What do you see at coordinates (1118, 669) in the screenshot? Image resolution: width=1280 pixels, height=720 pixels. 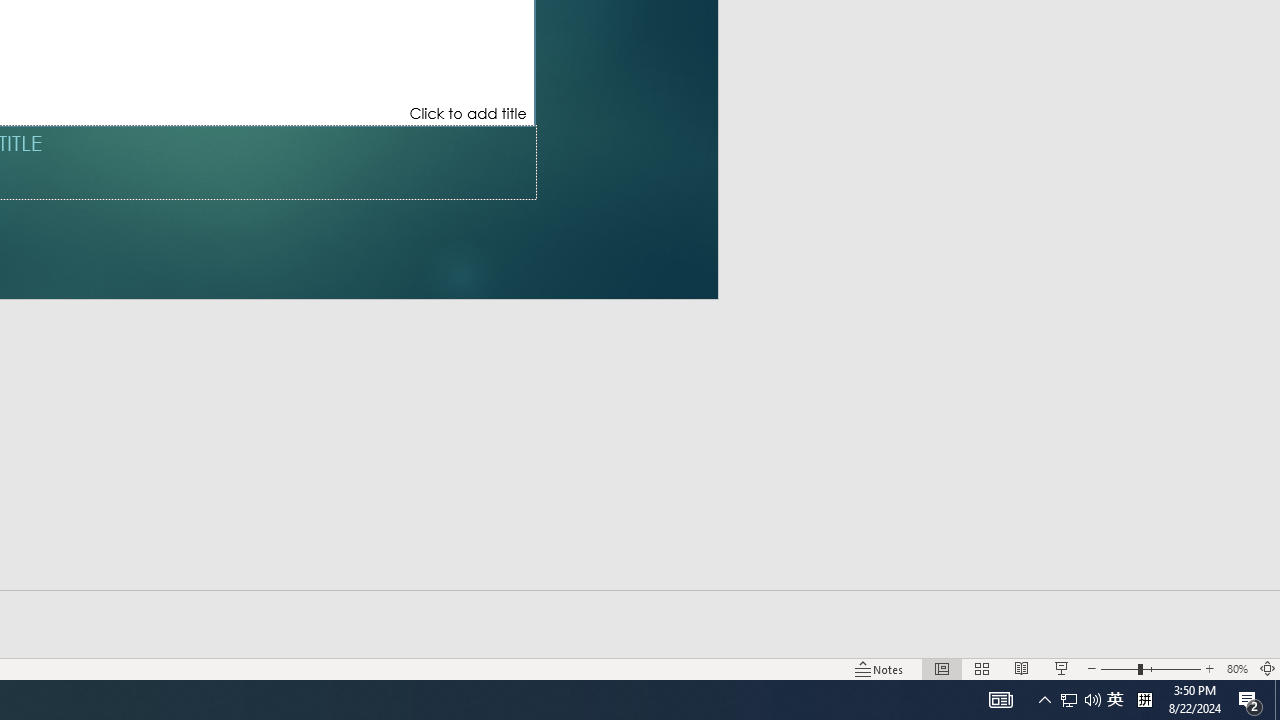 I see `'Zoom Out'` at bounding box center [1118, 669].